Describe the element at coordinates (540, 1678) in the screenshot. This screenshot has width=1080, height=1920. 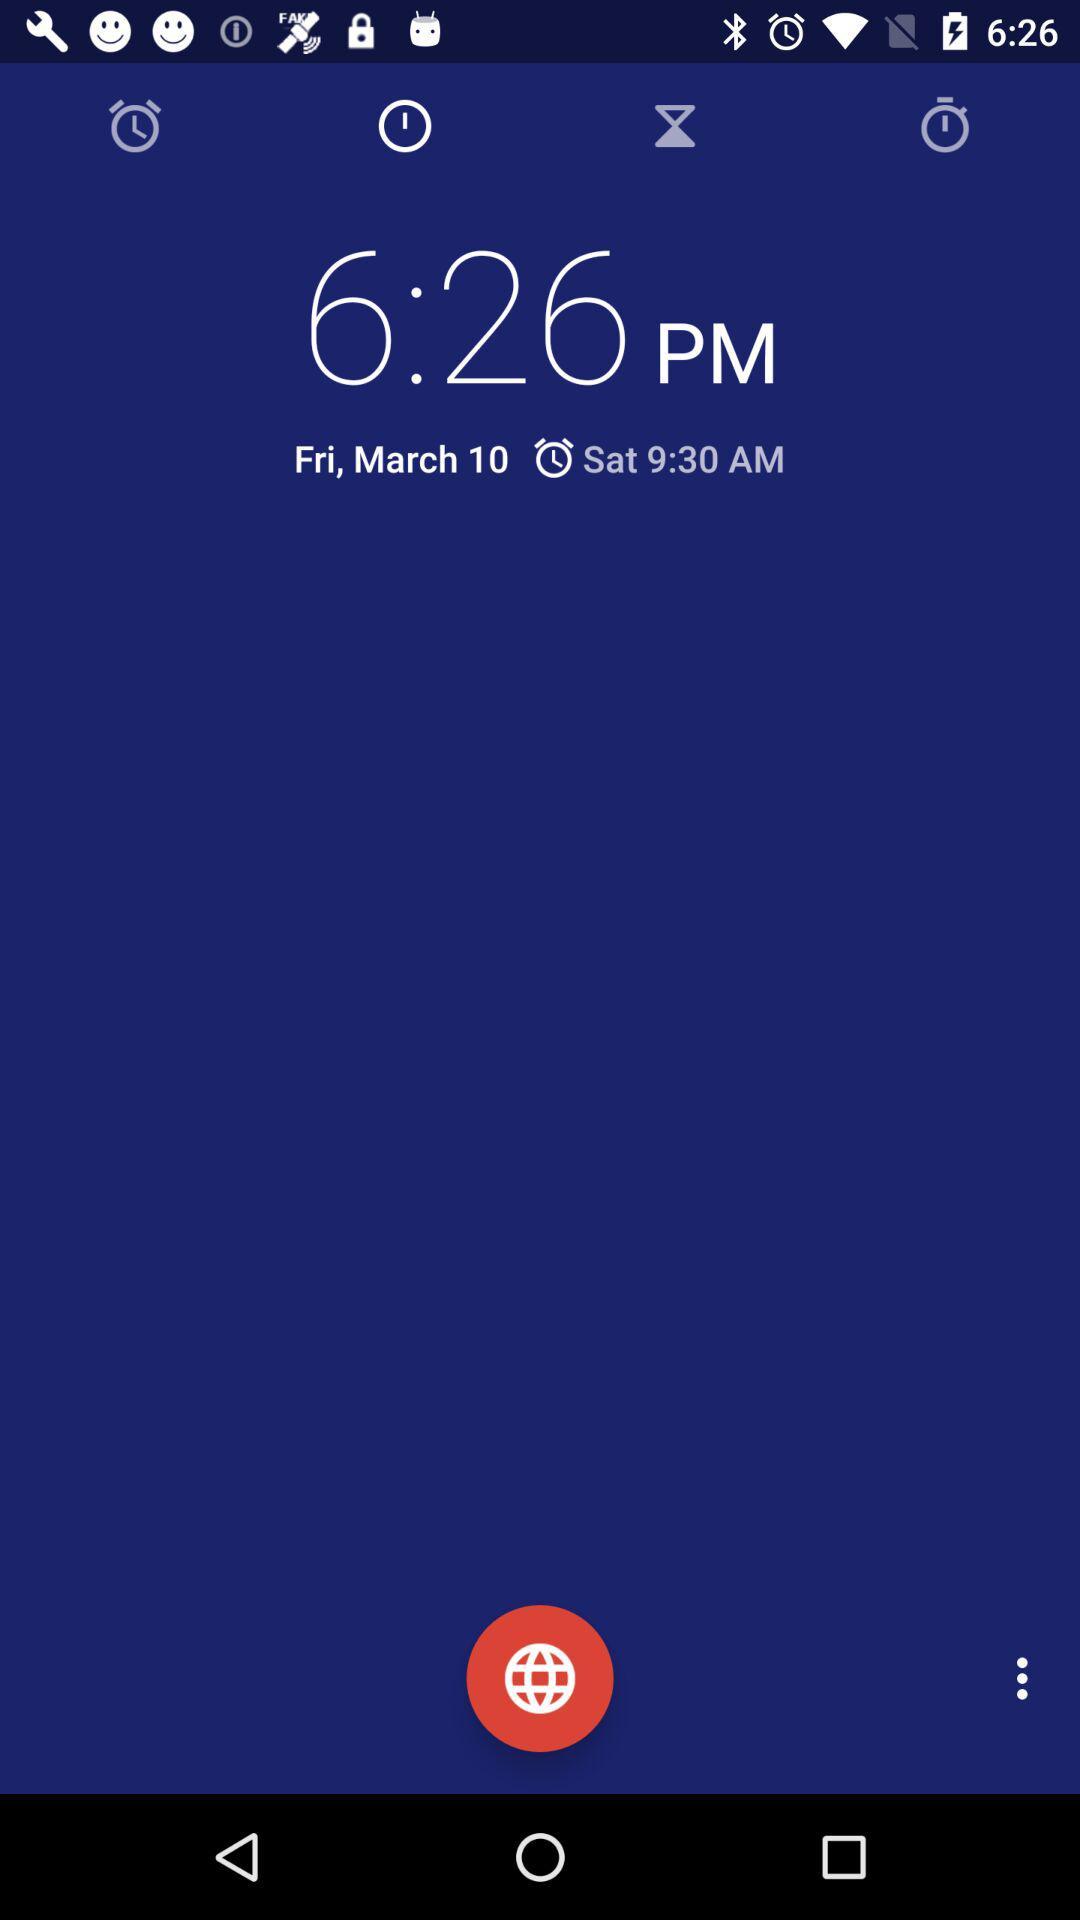
I see `the globe icon` at that location.